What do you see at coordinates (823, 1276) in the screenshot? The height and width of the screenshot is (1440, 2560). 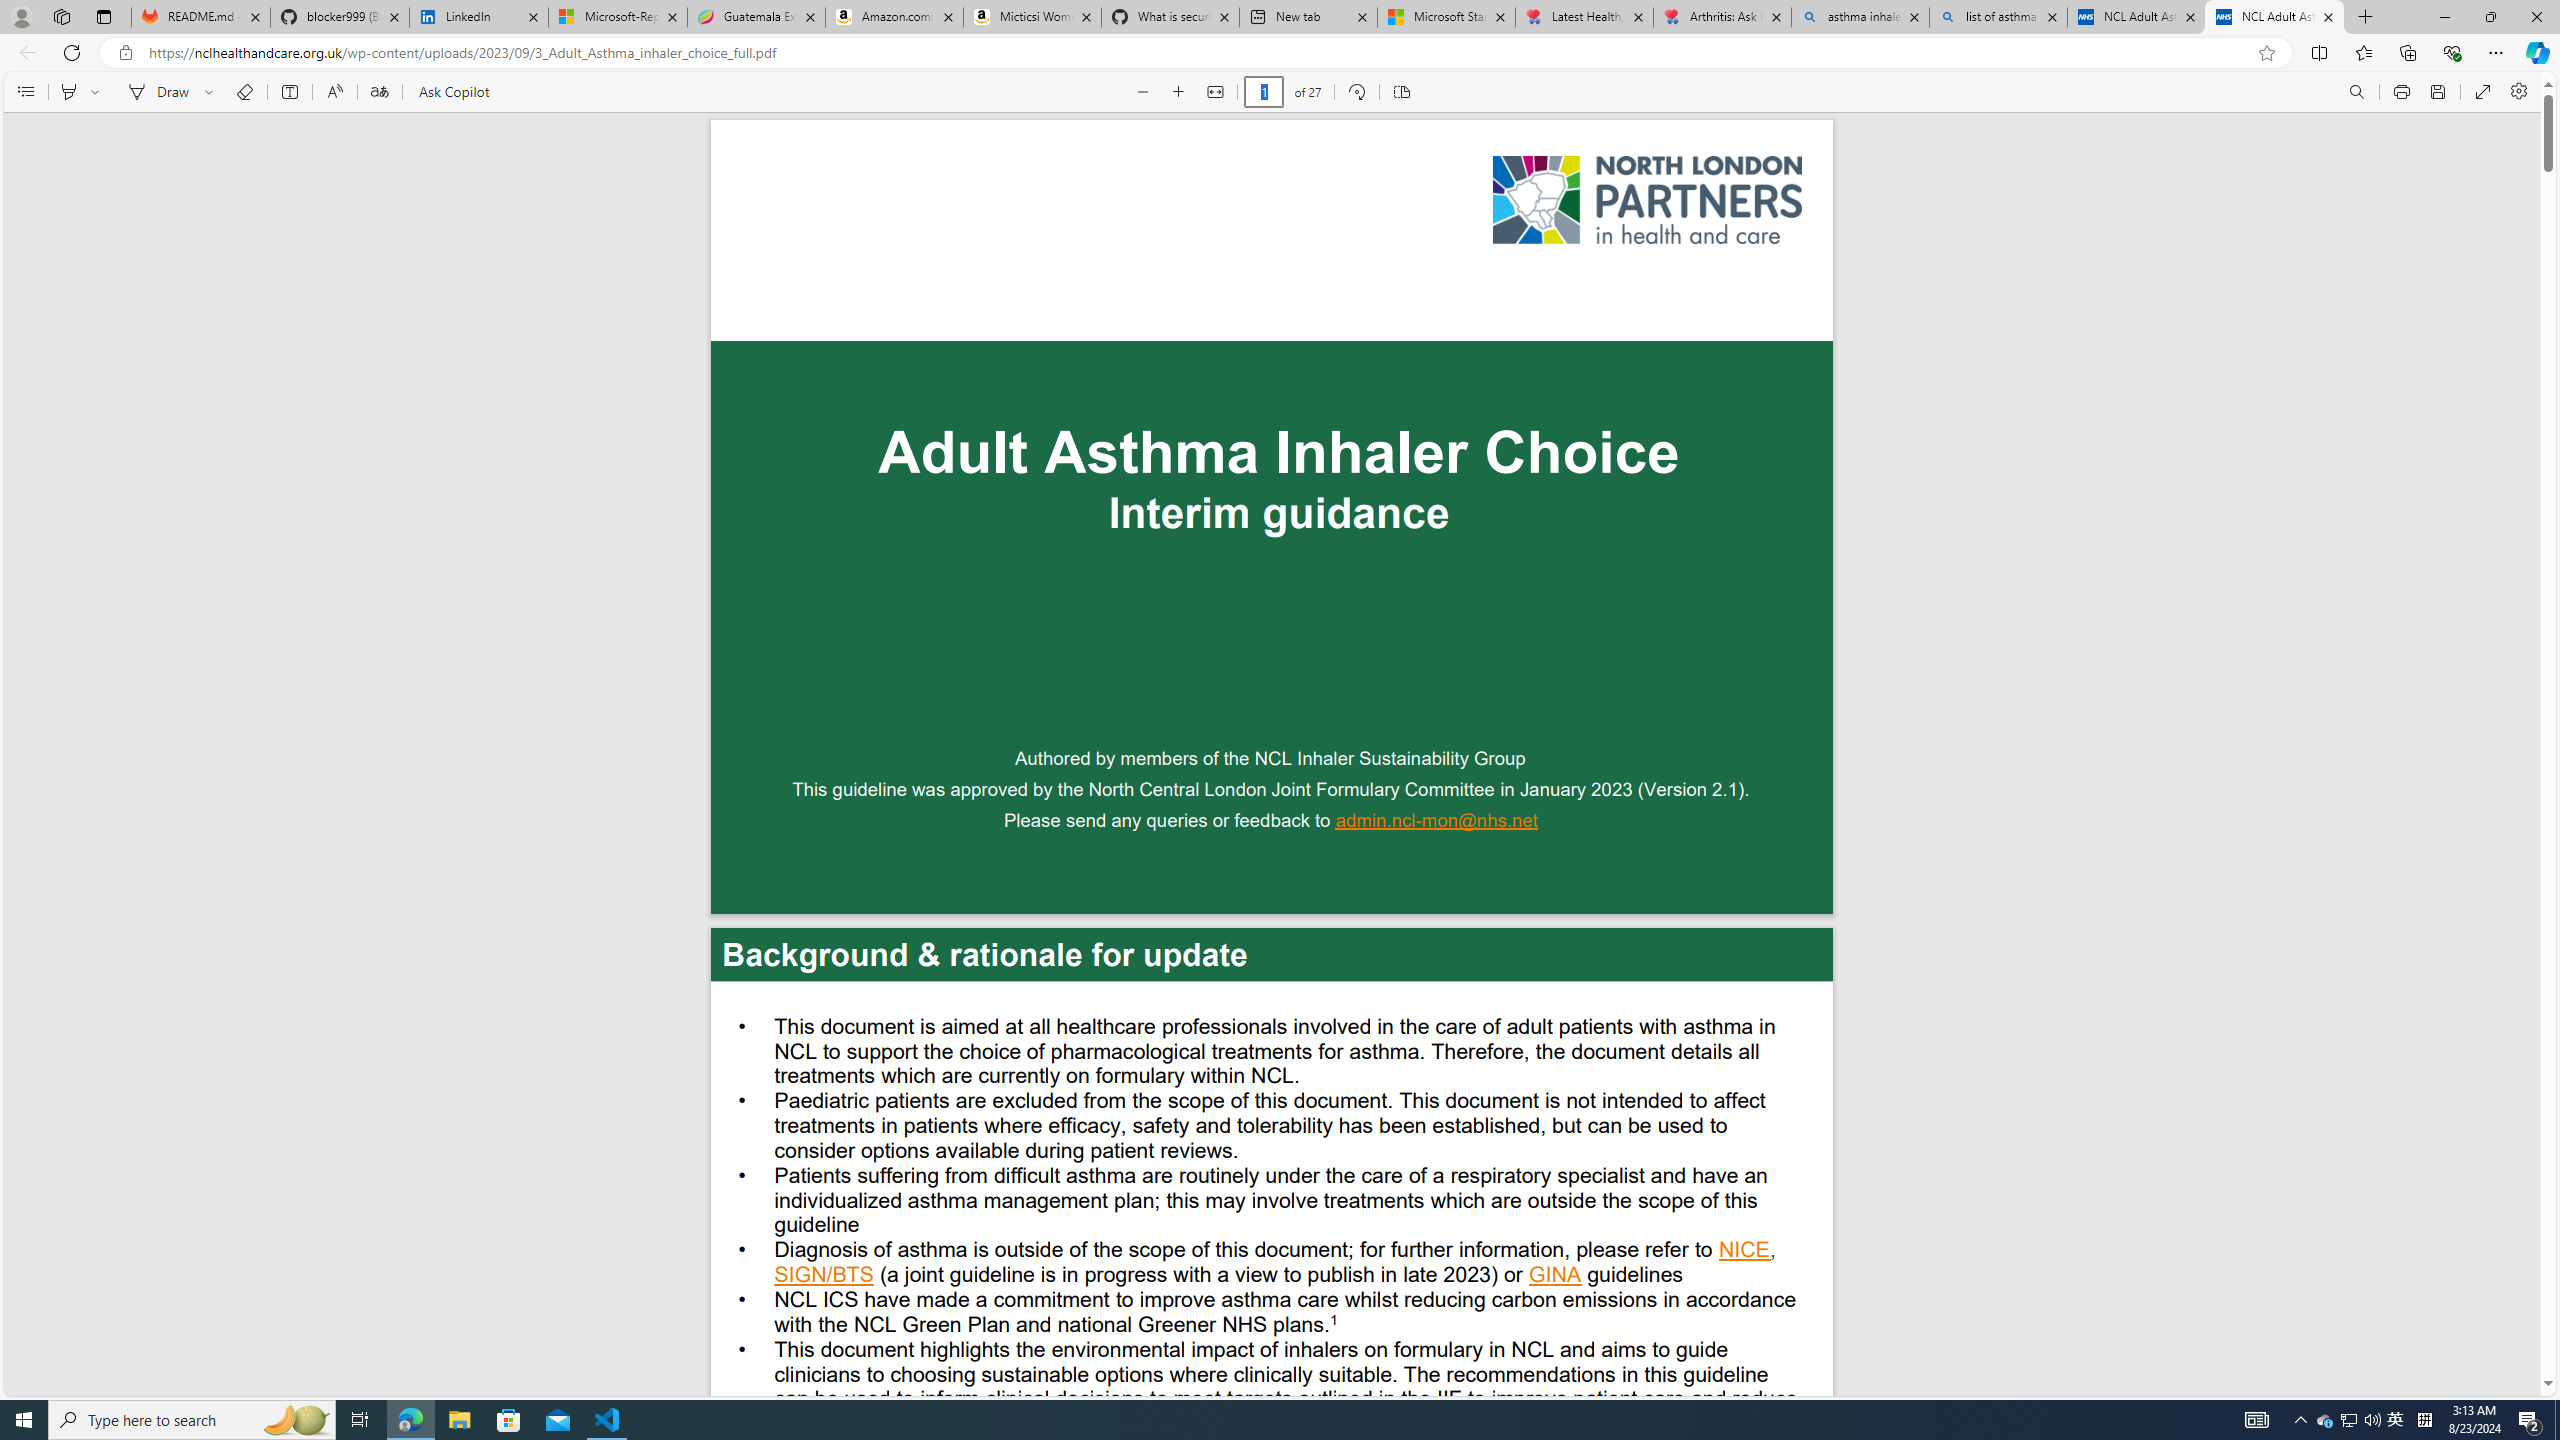 I see `'SIGN/BTS'` at bounding box center [823, 1276].